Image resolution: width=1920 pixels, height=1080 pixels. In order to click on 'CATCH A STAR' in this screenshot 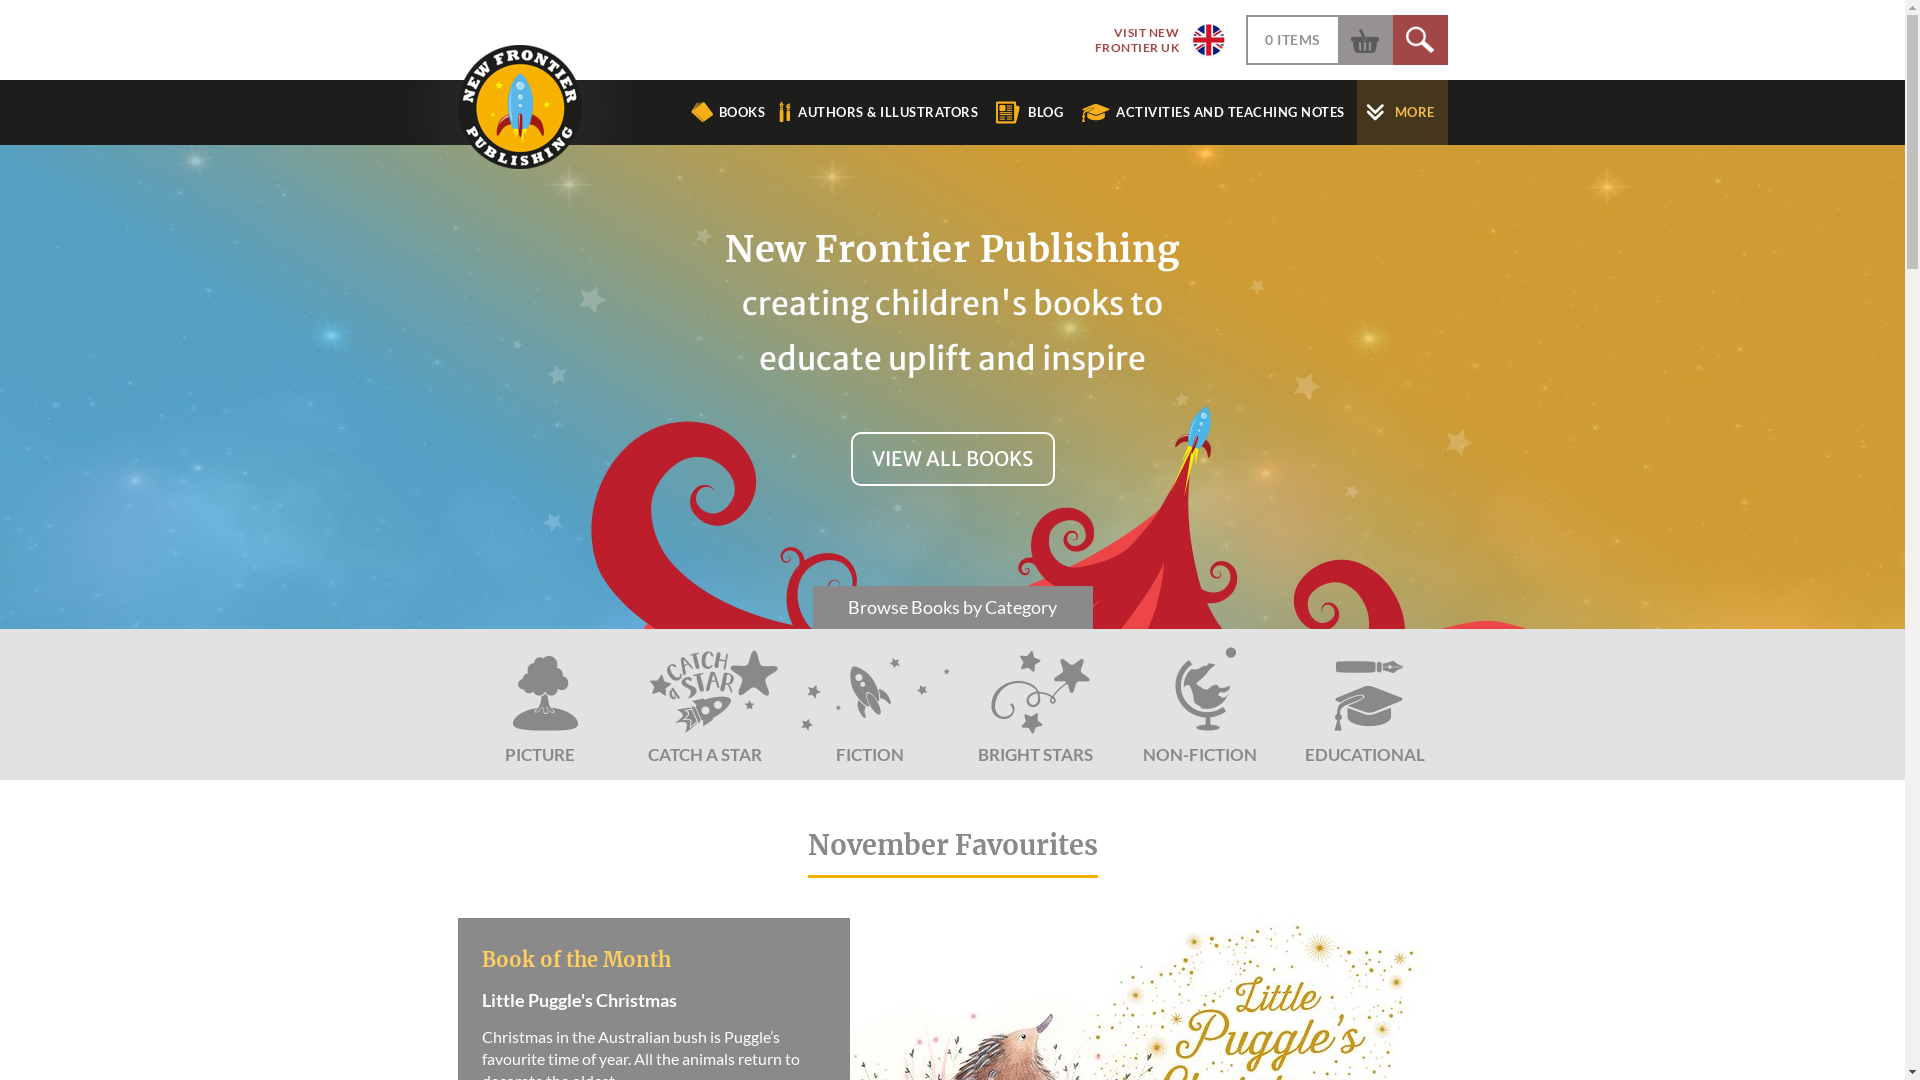, I will do `click(704, 703)`.